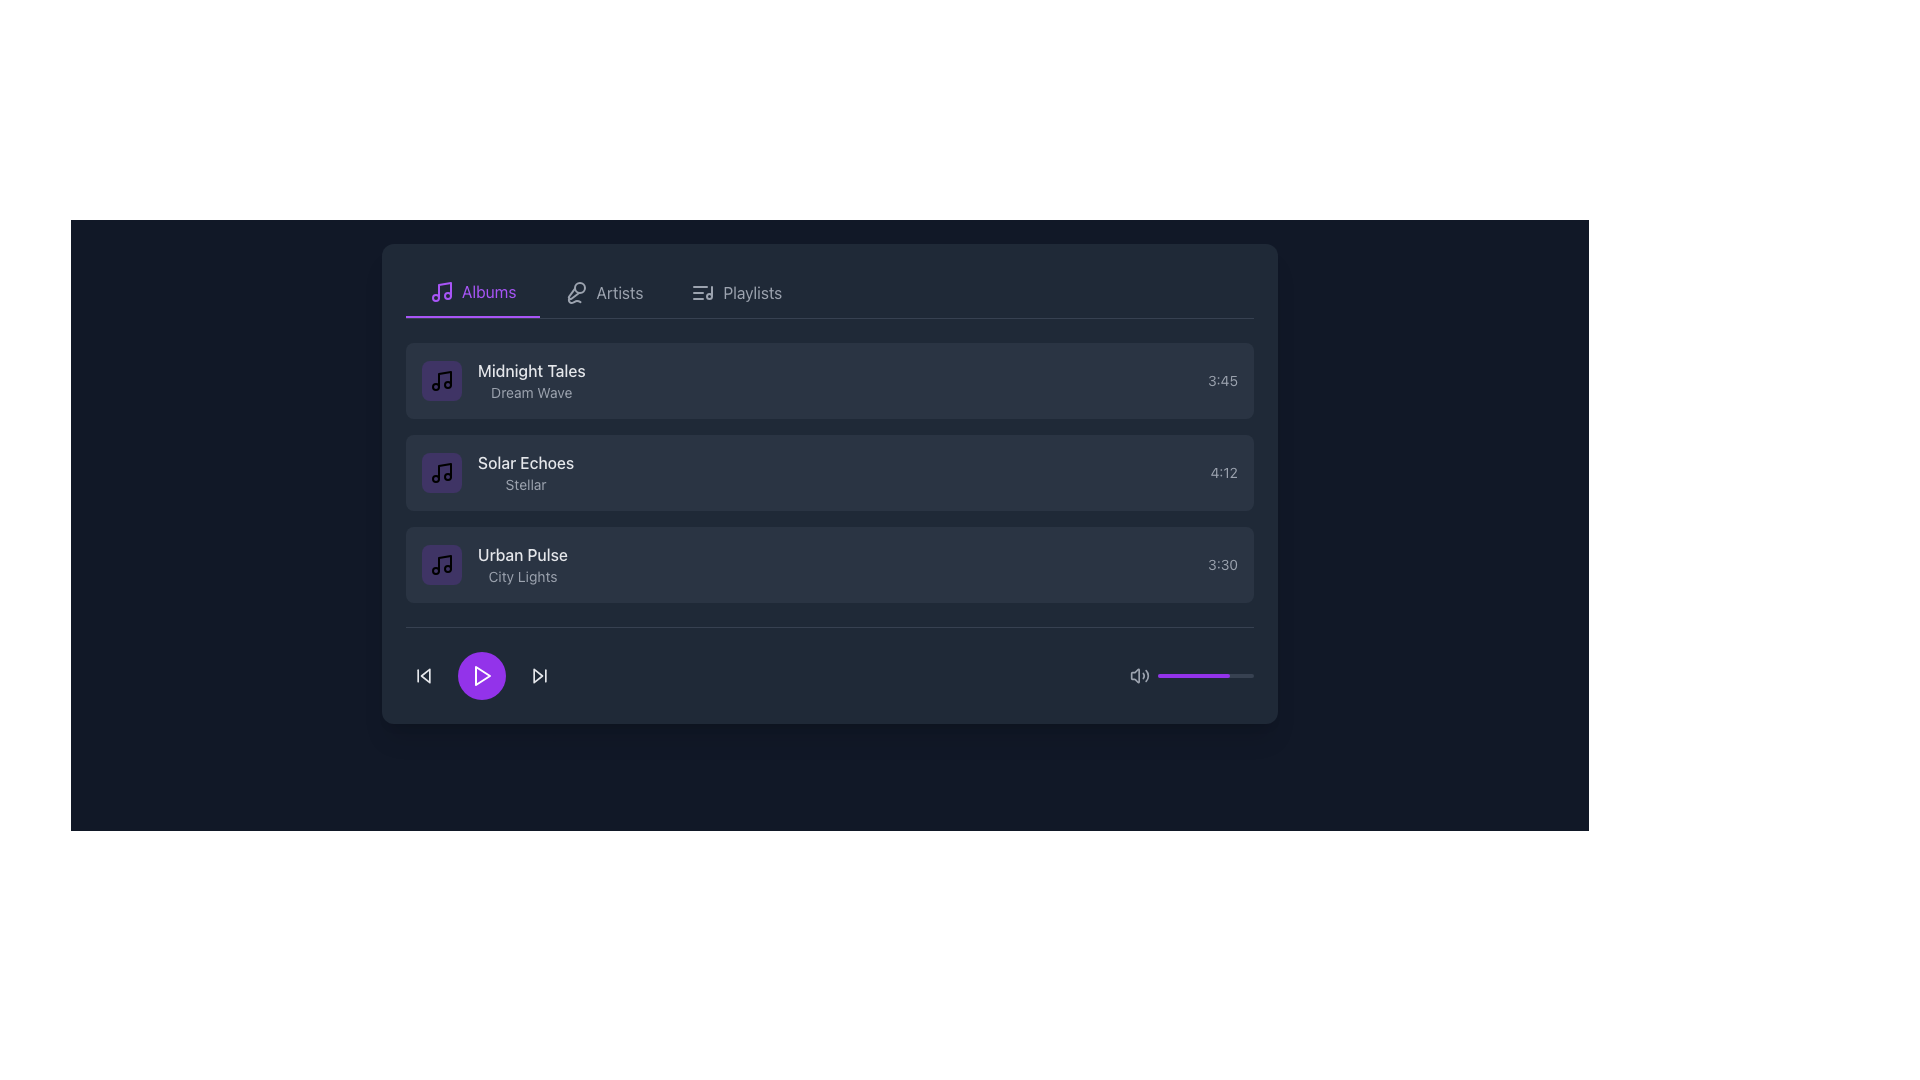 Image resolution: width=1920 pixels, height=1080 pixels. I want to click on the middle playback button in the horizontal row of buttons at the bottom section of the interface, so click(481, 675).